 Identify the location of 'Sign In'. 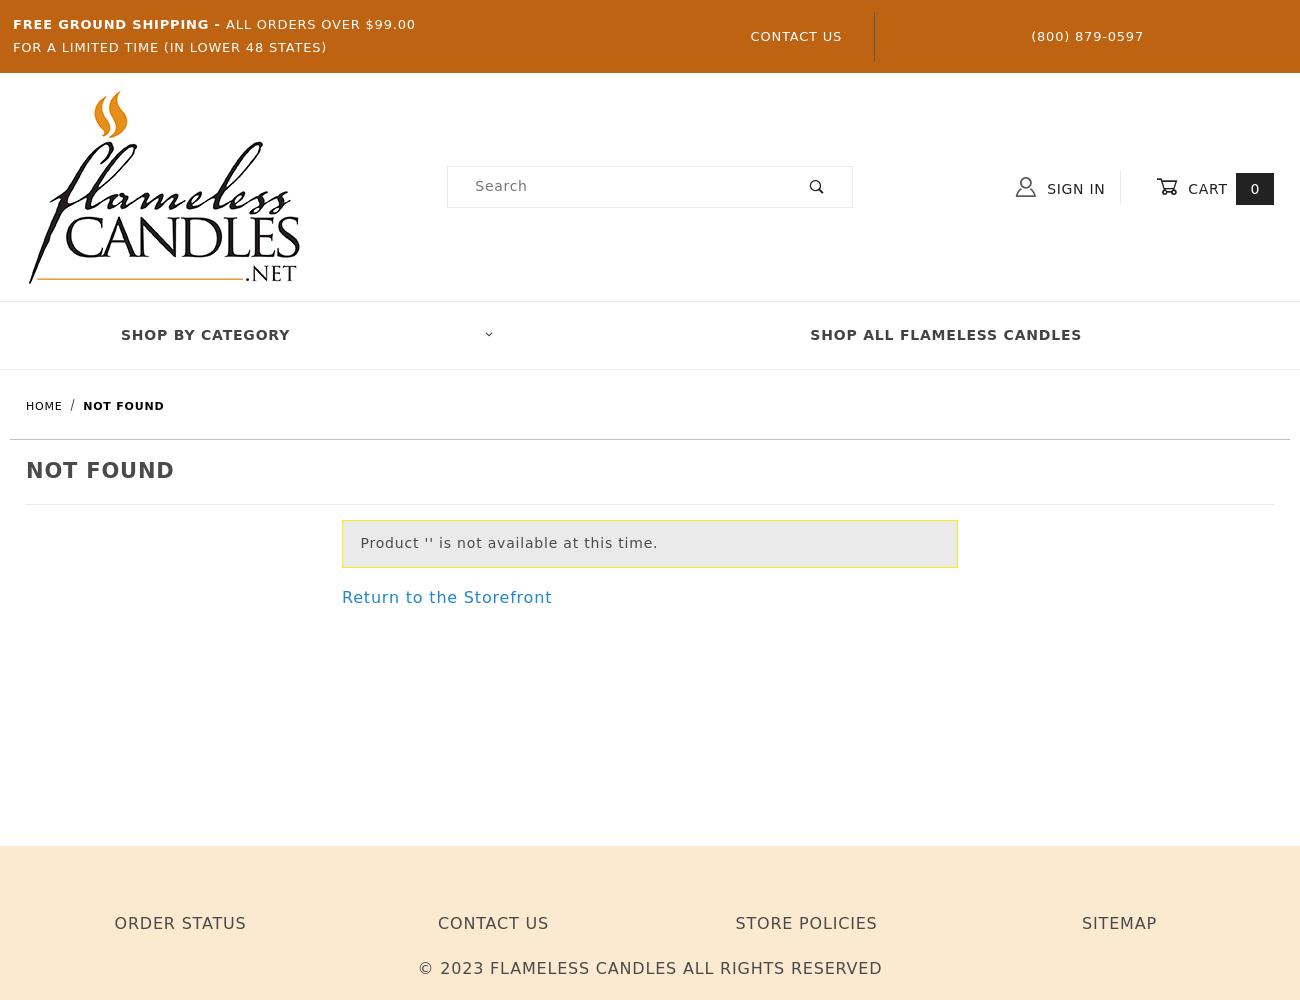
(1073, 188).